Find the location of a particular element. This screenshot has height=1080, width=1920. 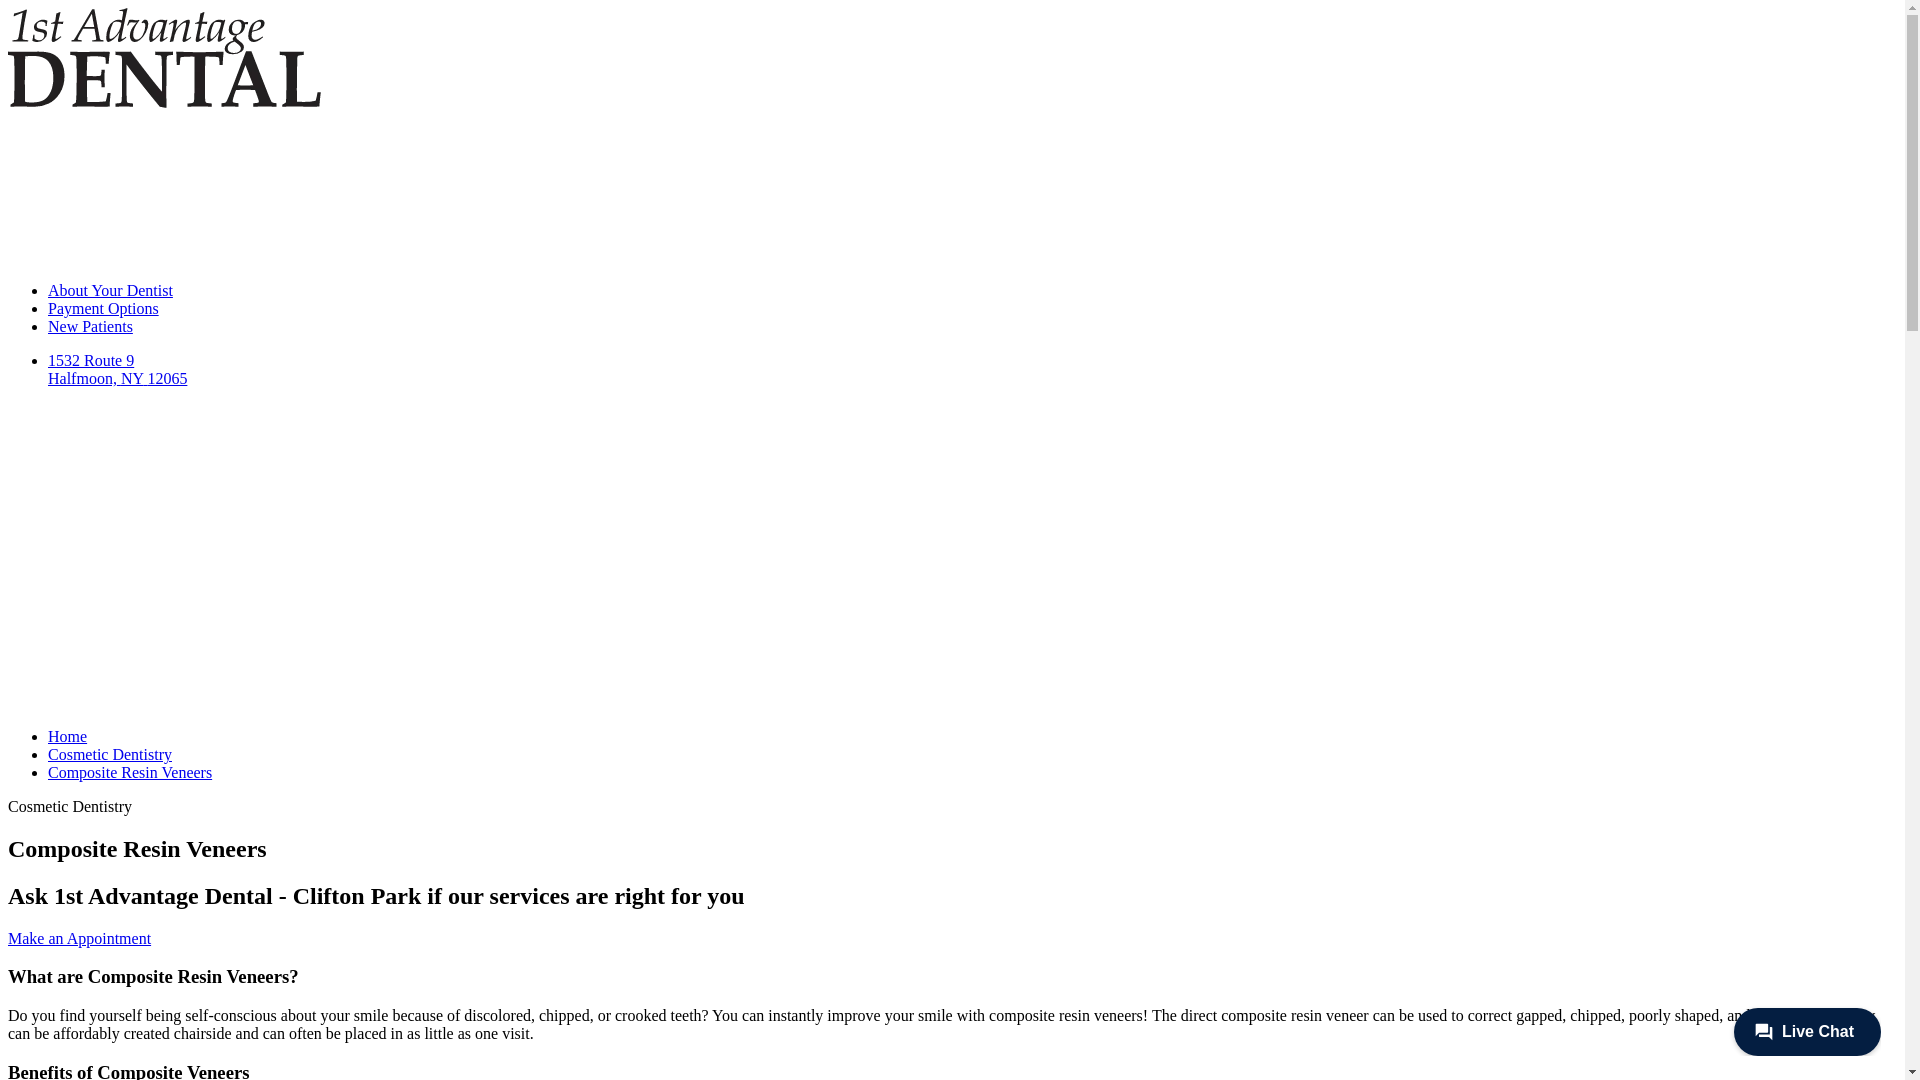

'Make an Appointment' is located at coordinates (79, 938).